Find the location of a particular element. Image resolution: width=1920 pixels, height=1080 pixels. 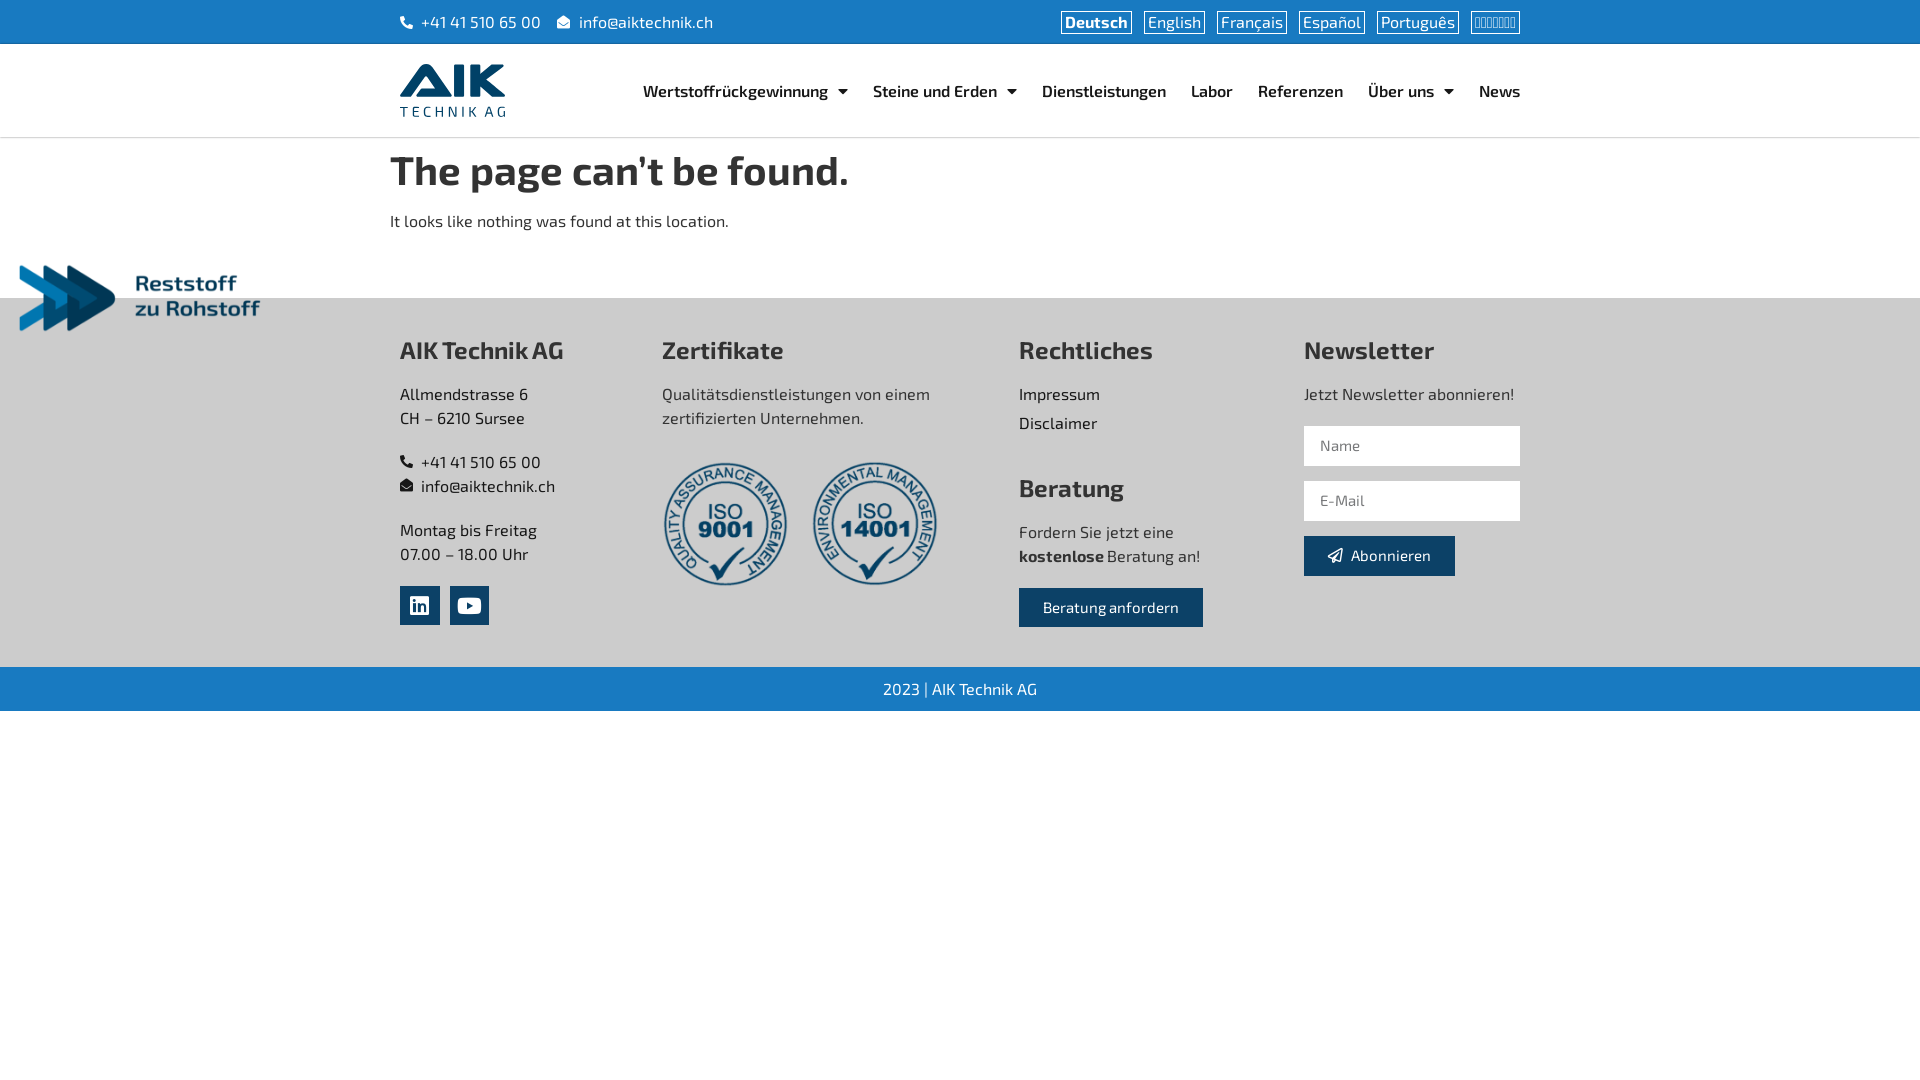

'Impressum' is located at coordinates (1018, 393).